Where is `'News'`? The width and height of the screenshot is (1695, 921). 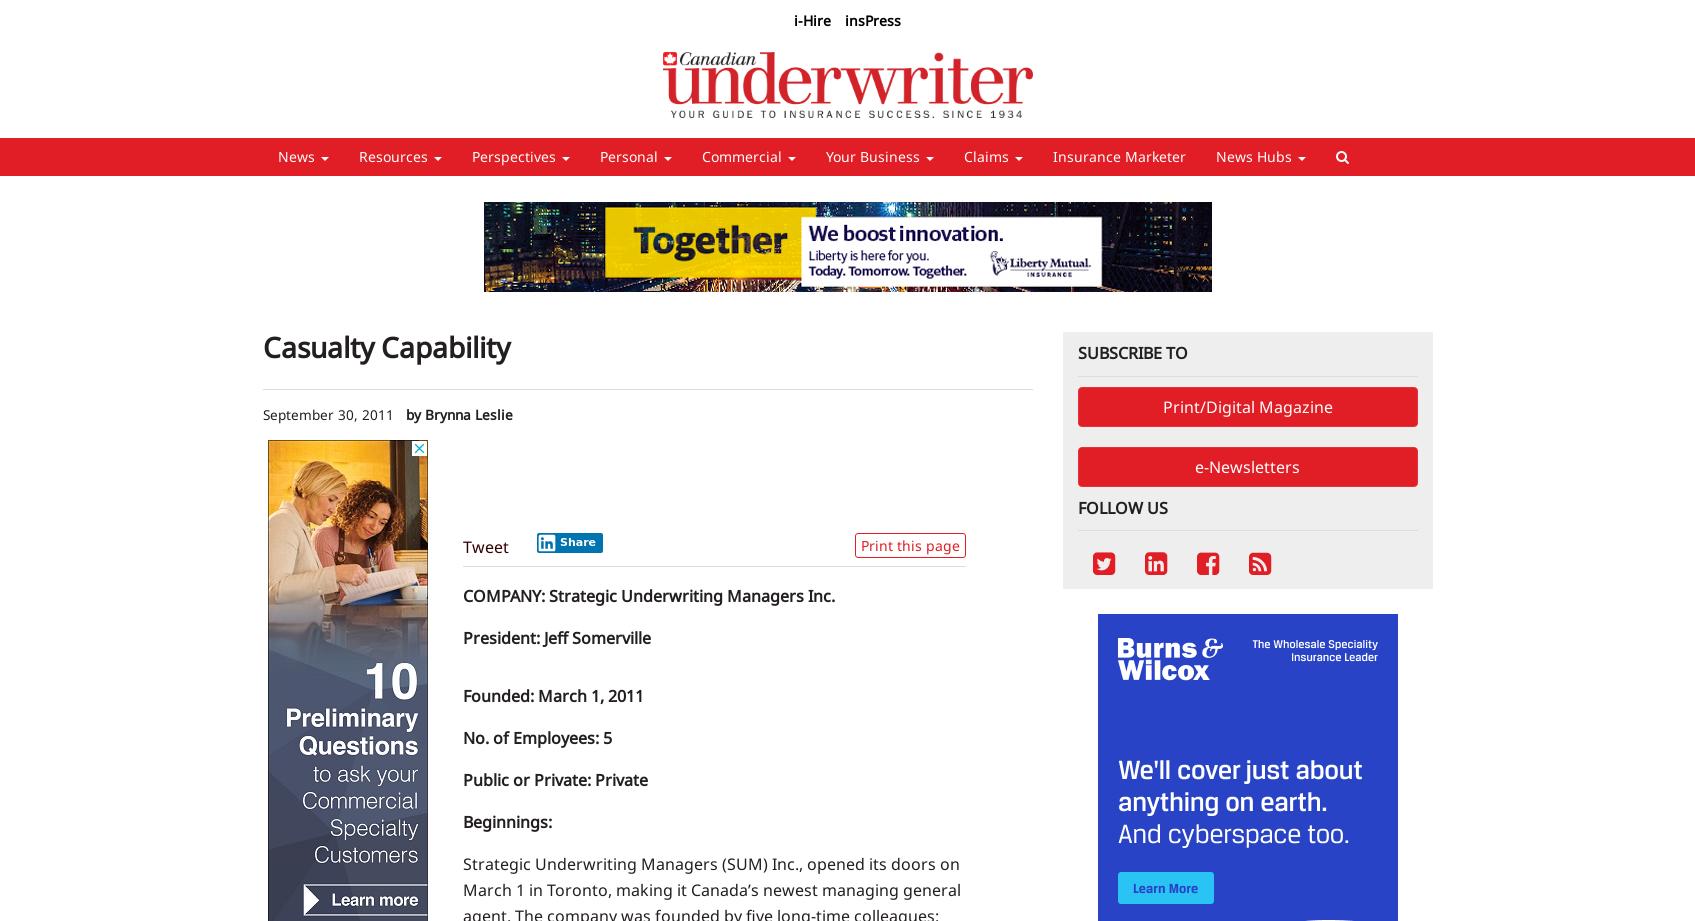 'News' is located at coordinates (297, 155).